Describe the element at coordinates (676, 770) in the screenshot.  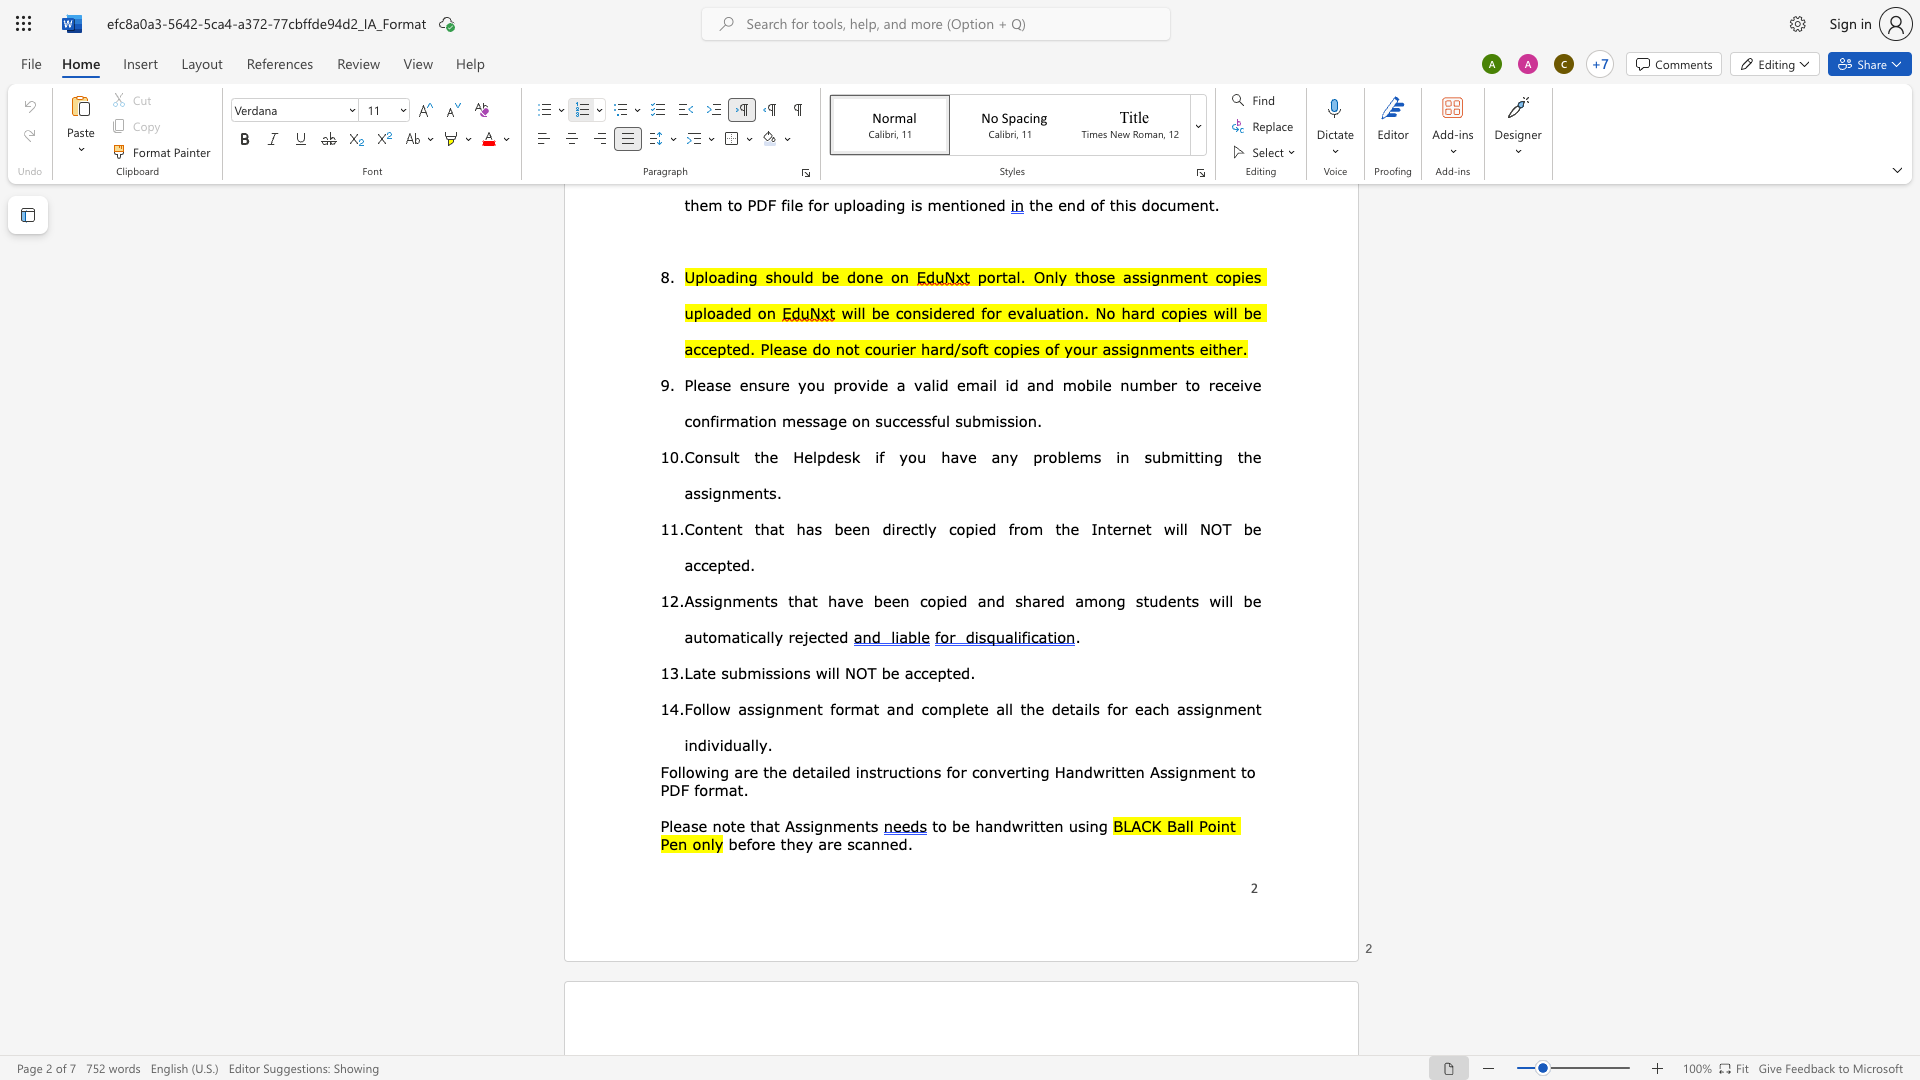
I see `the space between the continuous character "o" and "l" in the text` at that location.